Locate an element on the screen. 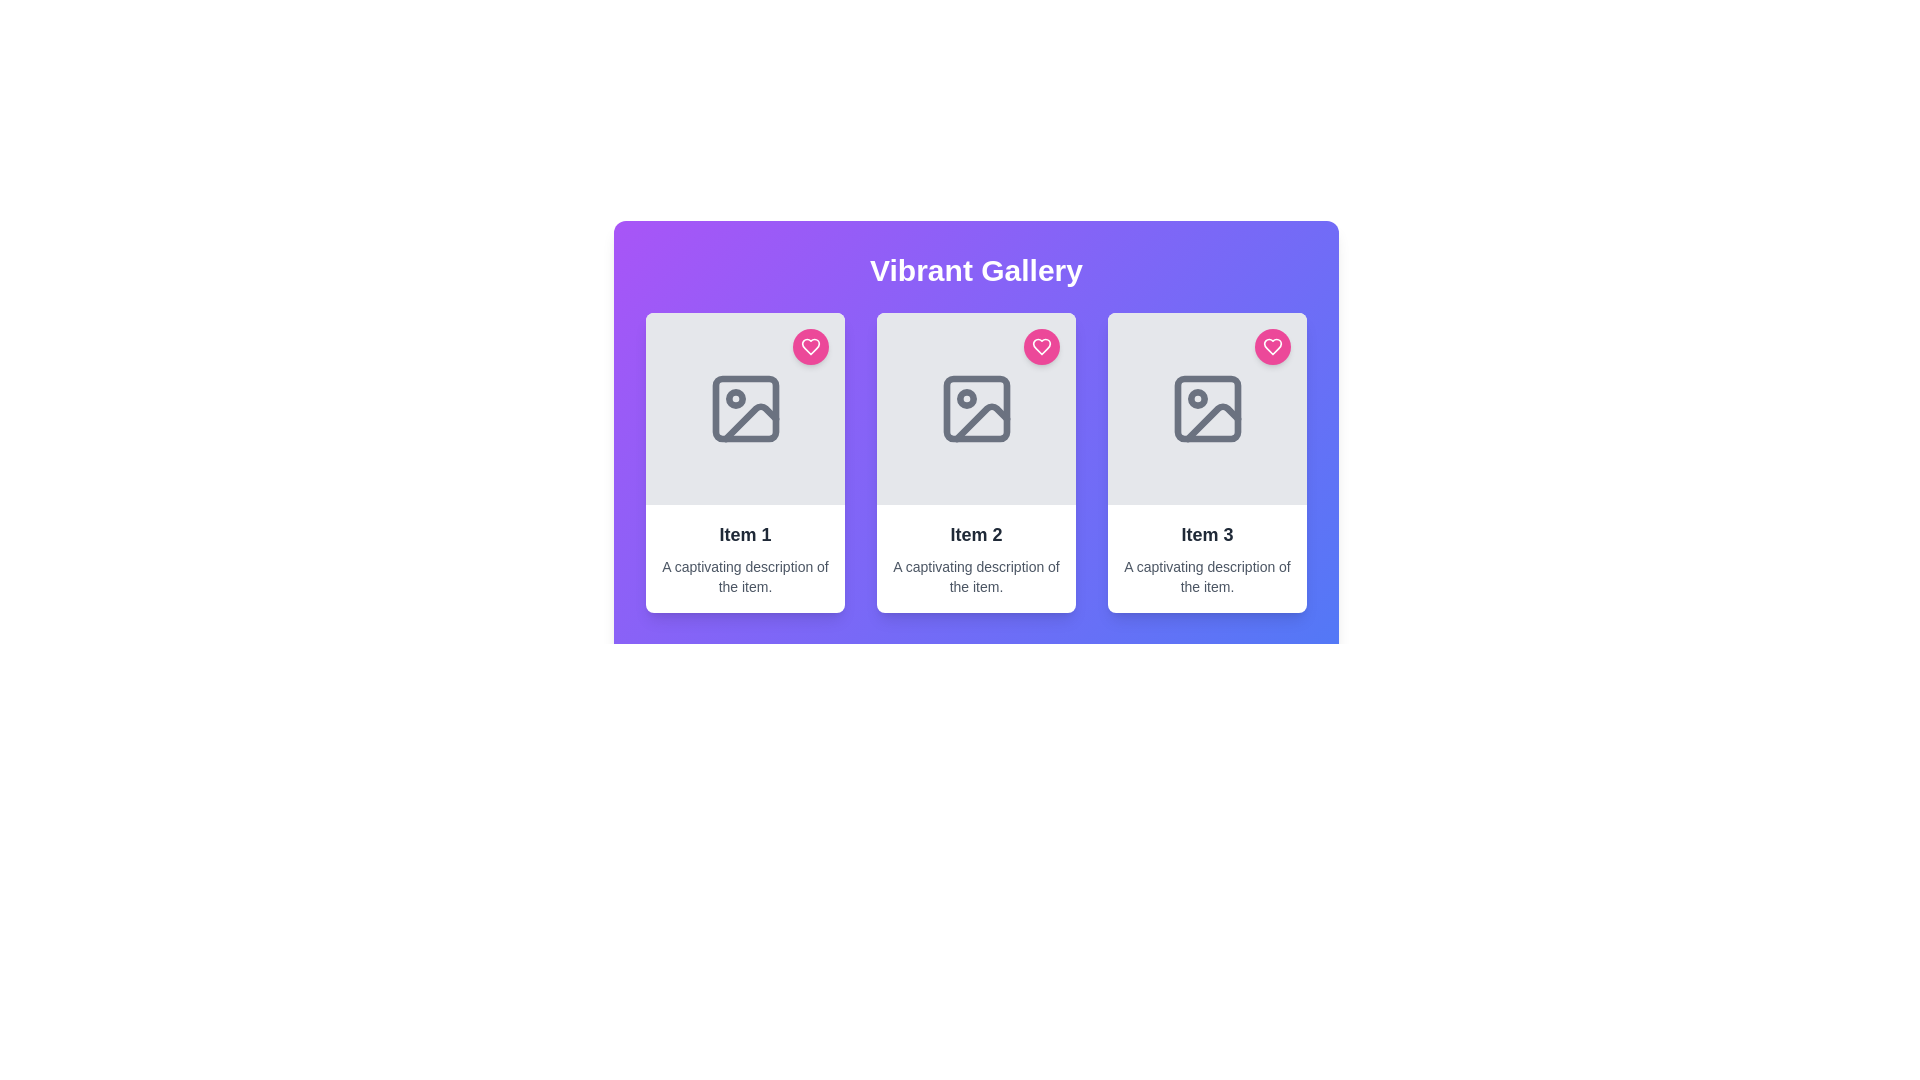 This screenshot has height=1080, width=1920. the circular graphical element located in the top-left portion of the second item card in the gallery is located at coordinates (966, 398).